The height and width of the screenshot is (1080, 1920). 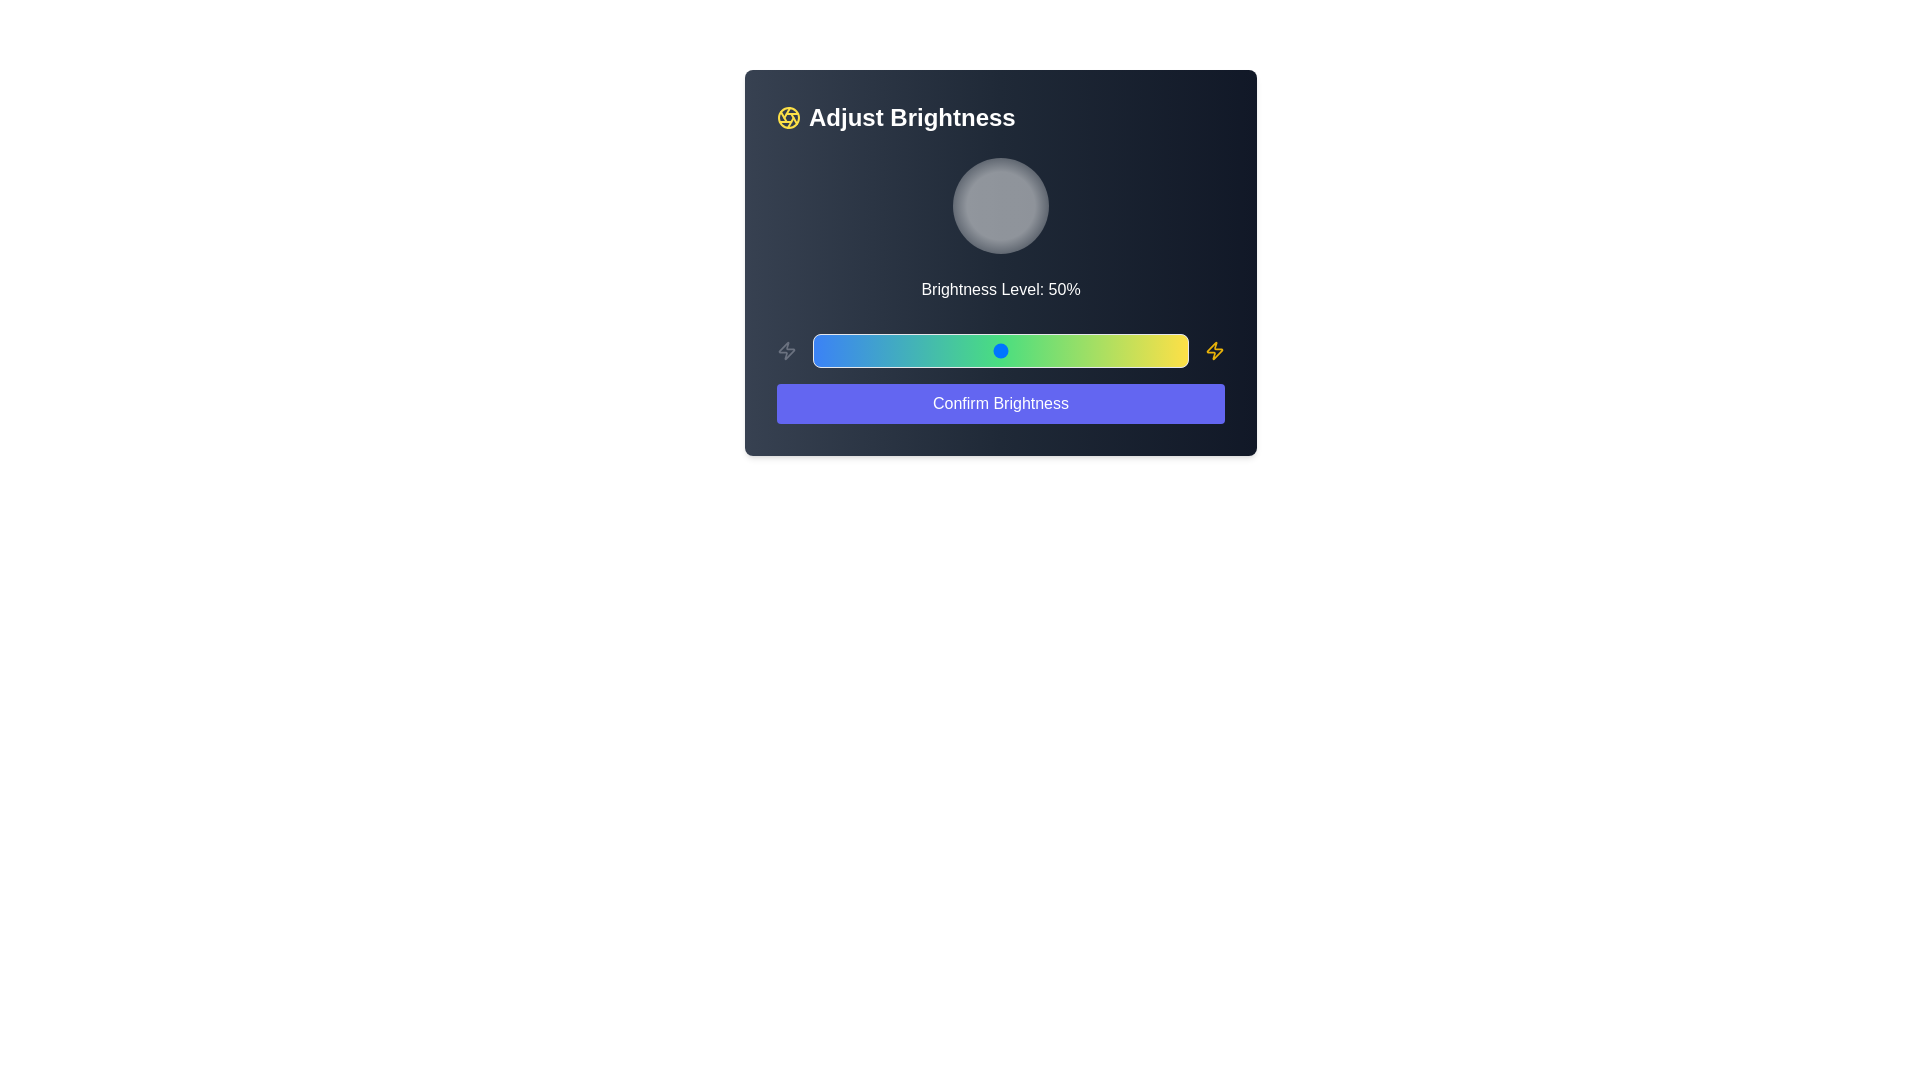 I want to click on the 'Confirm Brightness' button, so click(x=1001, y=404).